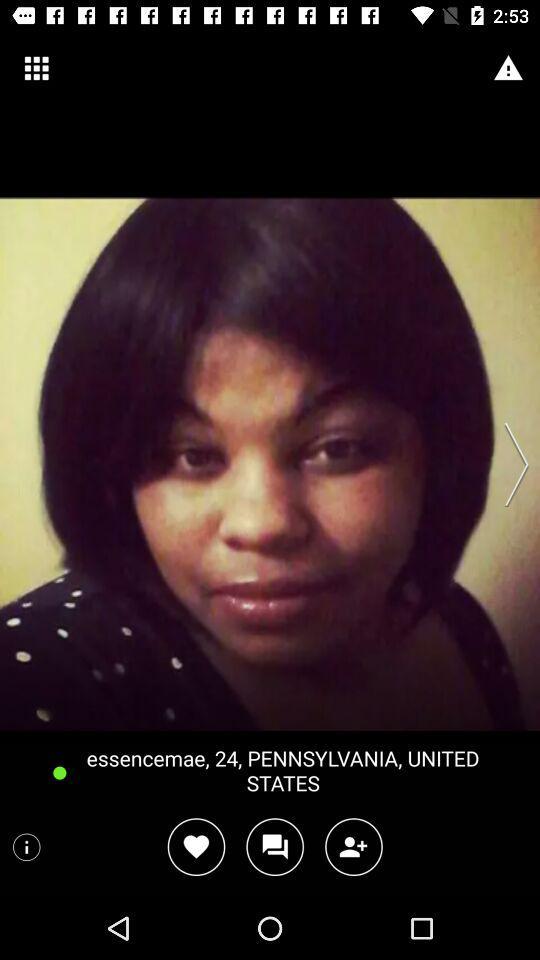  What do you see at coordinates (274, 846) in the screenshot?
I see `icon below the essencemae 24 pennsylvania item` at bounding box center [274, 846].